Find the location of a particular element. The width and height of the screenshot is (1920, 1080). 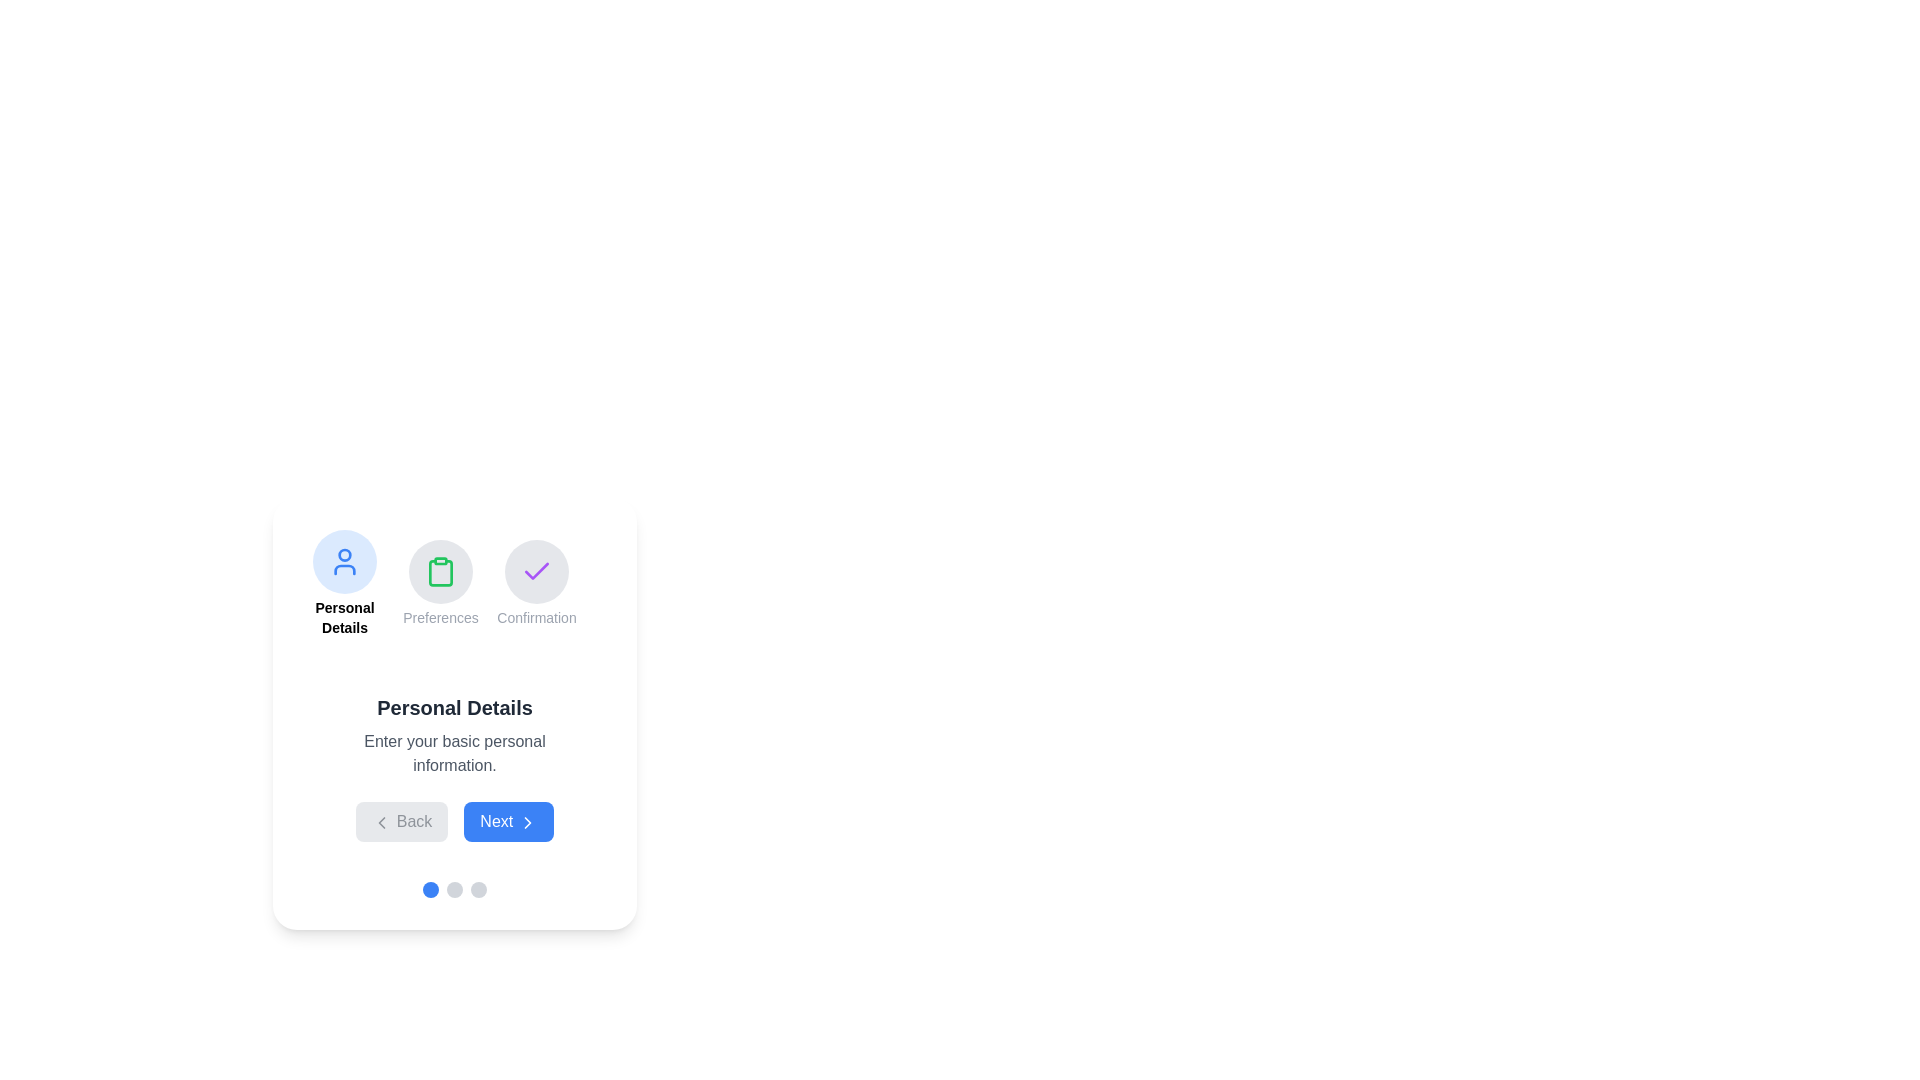

the top circular component of the user icon that indicates the current step in the multi-step process, highlighting 'Personal Details.' is located at coordinates (345, 555).